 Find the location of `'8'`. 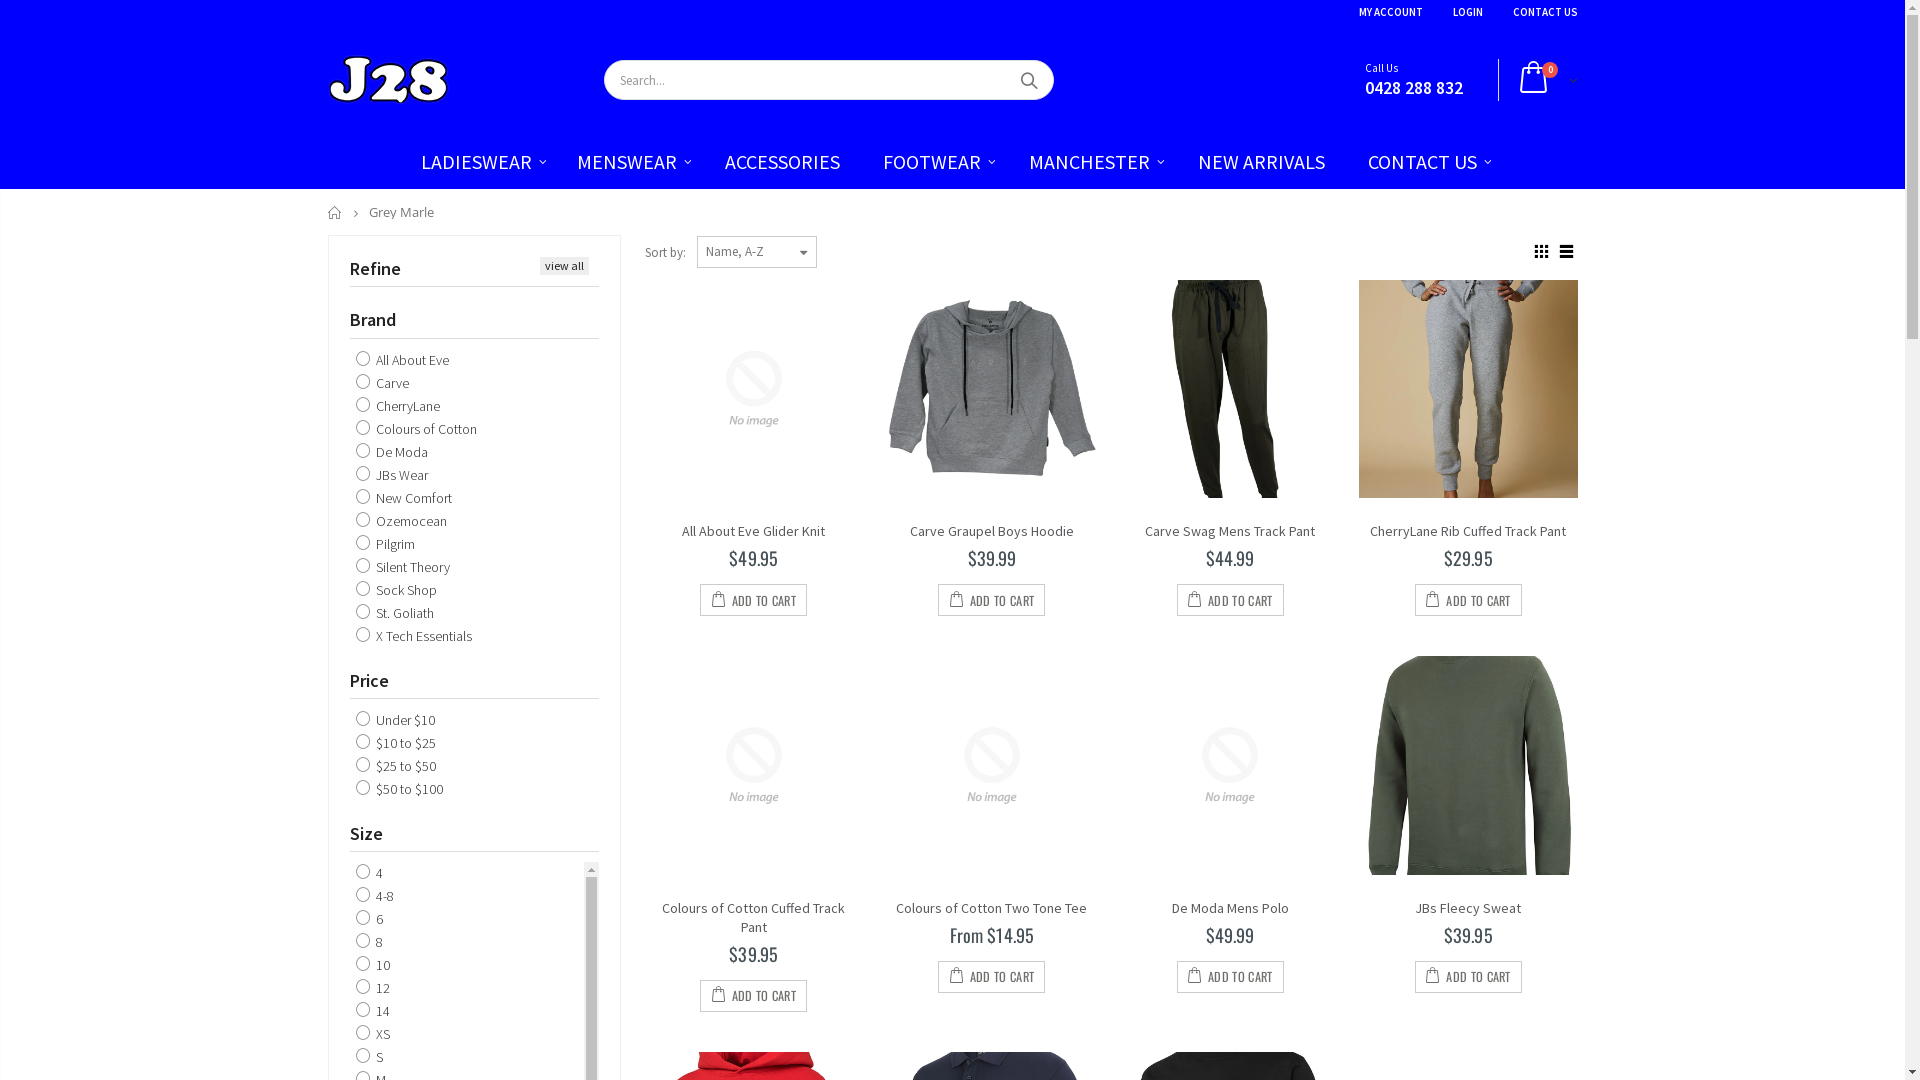

'8' is located at coordinates (369, 941).